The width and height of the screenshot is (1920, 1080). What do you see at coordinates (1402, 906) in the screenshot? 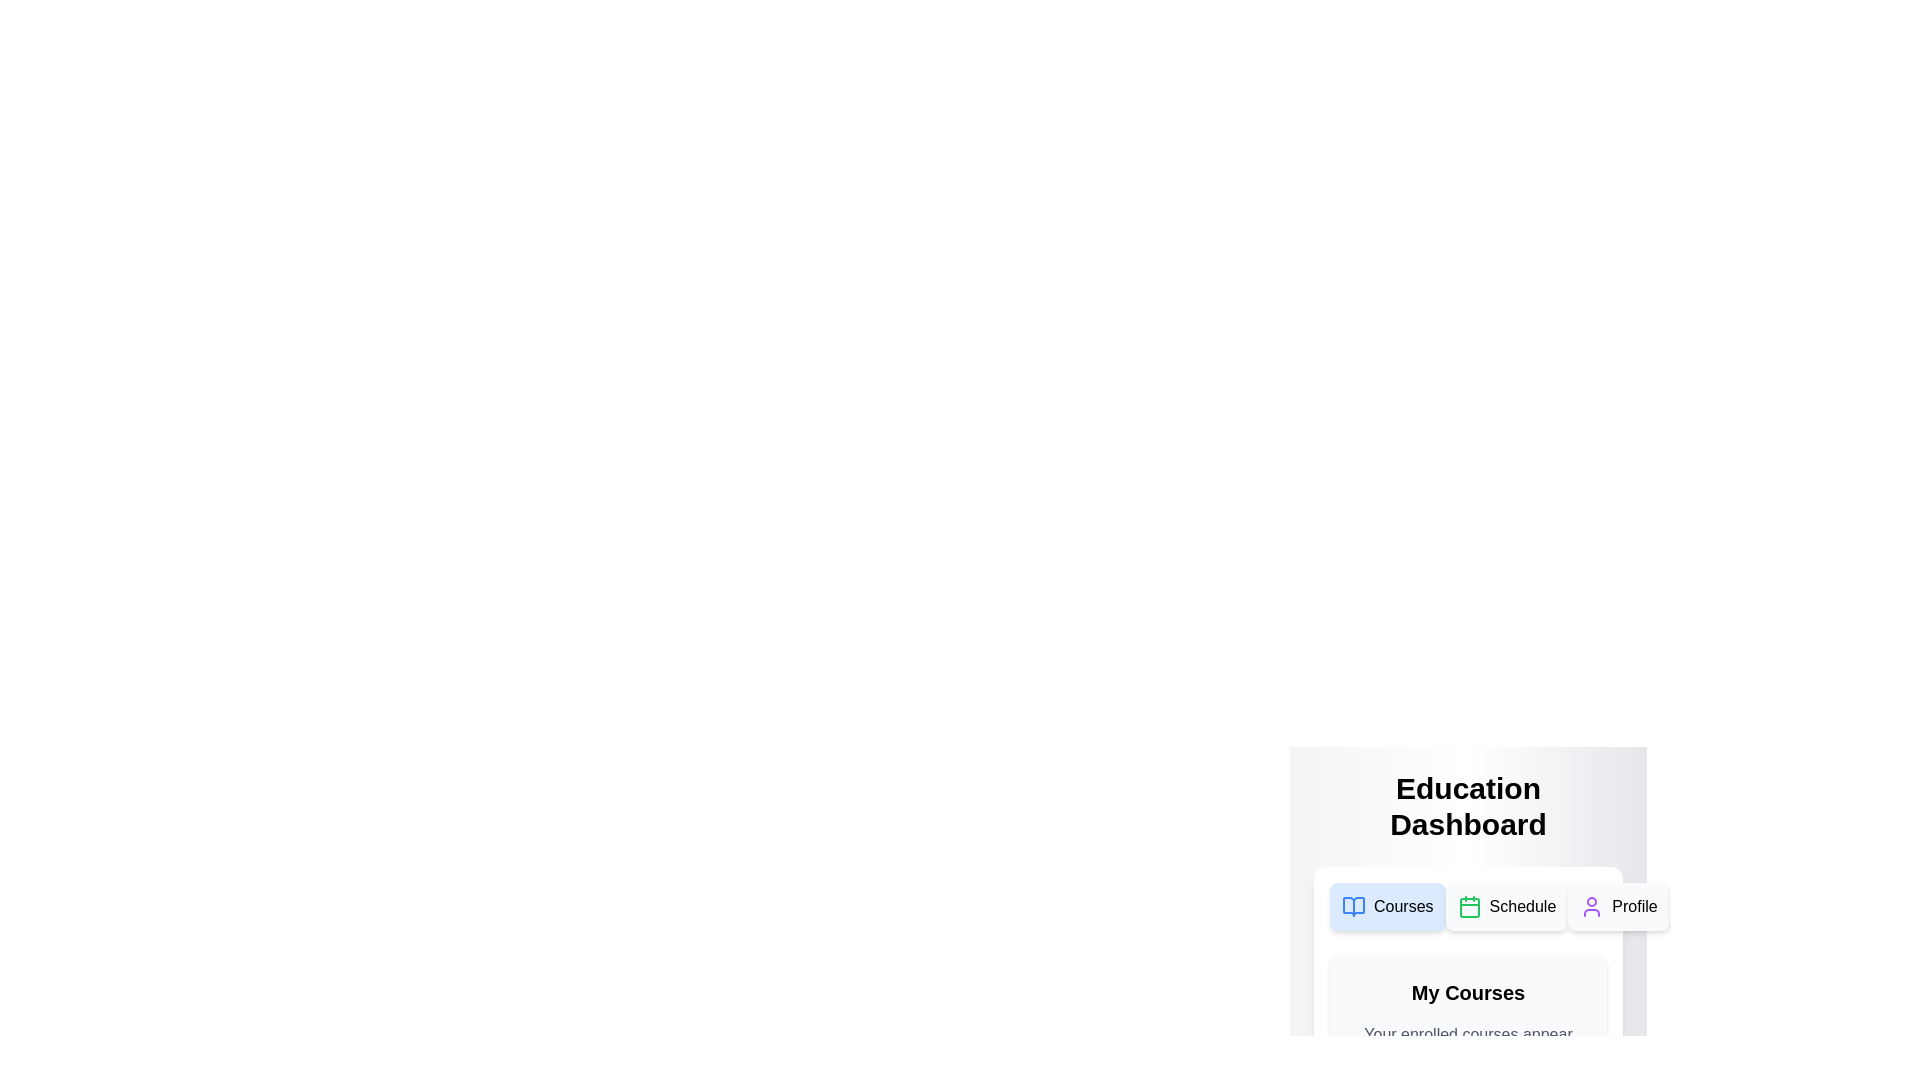
I see `text label displaying 'Courses' located inside a button, positioned to the right of an open book icon in a row of interactive buttons` at bounding box center [1402, 906].